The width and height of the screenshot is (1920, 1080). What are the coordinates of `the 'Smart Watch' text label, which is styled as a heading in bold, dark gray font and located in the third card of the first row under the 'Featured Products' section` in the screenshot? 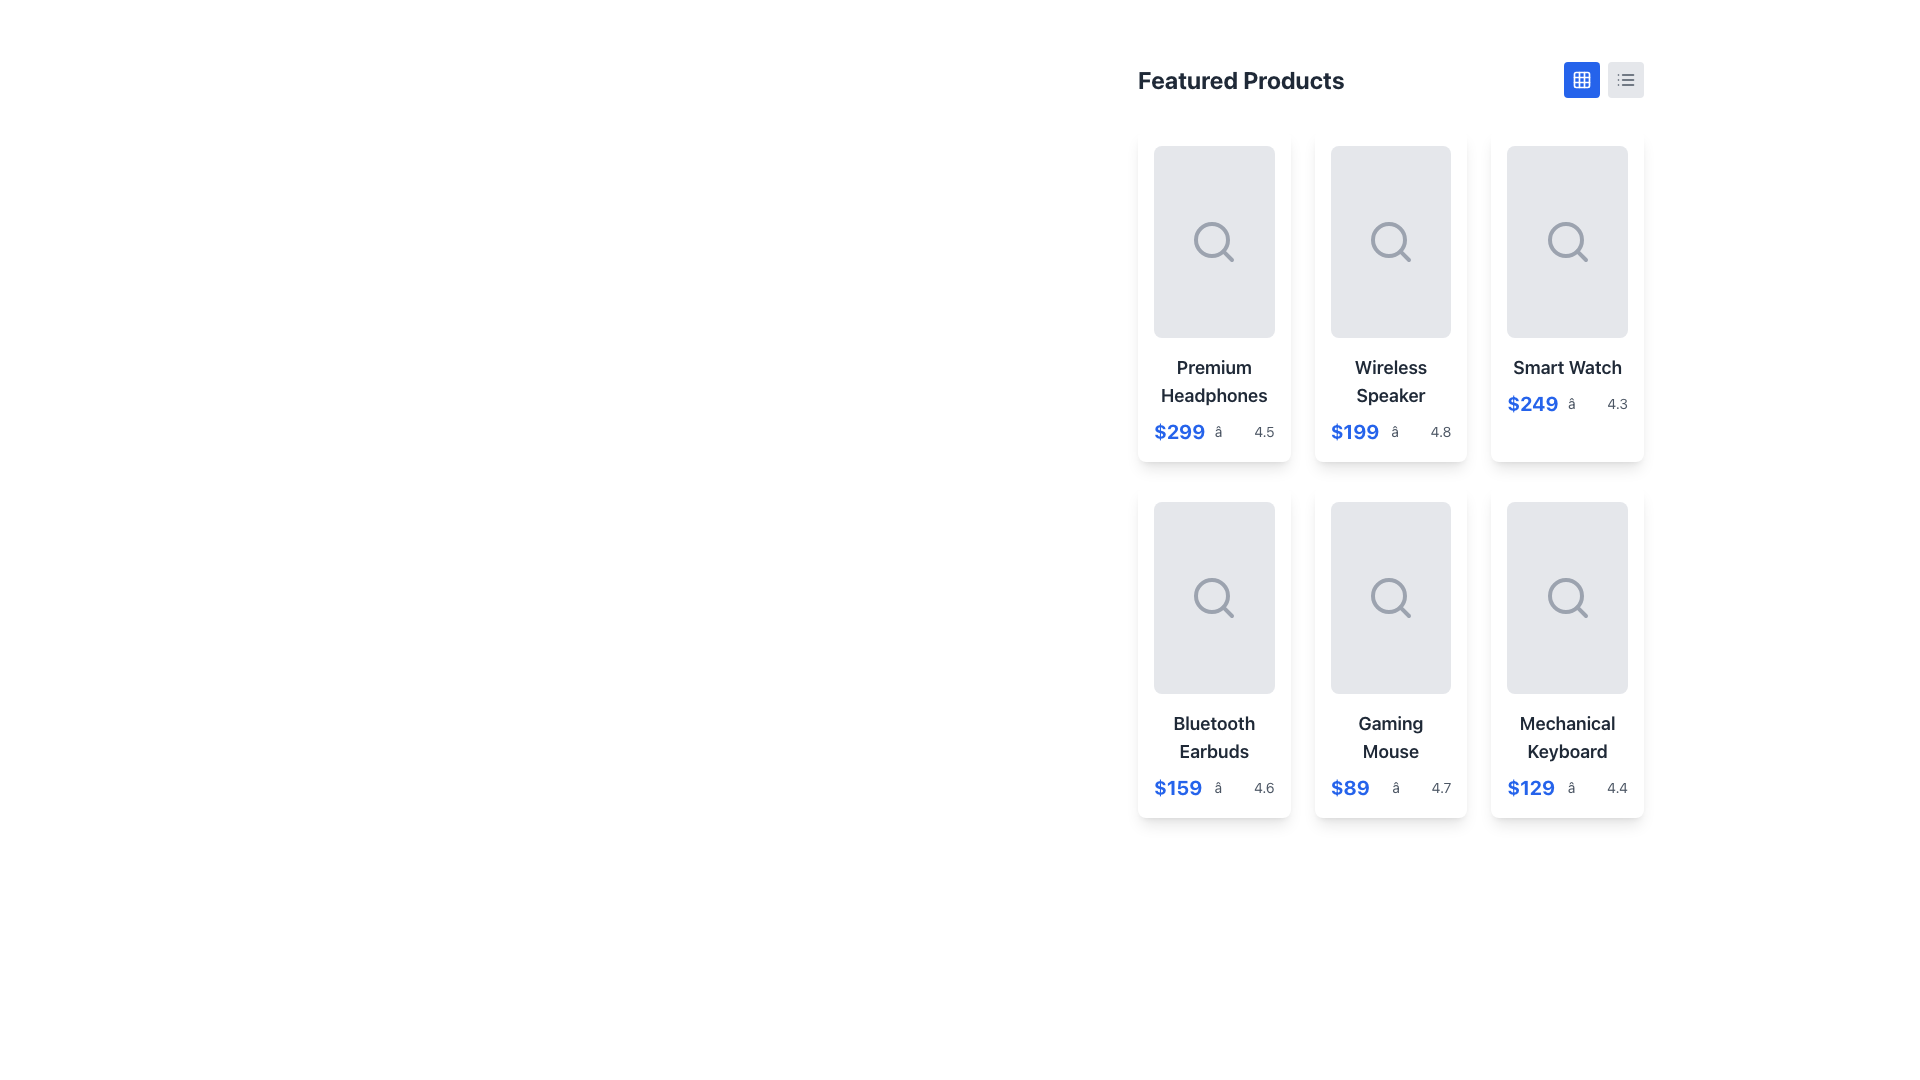 It's located at (1566, 367).